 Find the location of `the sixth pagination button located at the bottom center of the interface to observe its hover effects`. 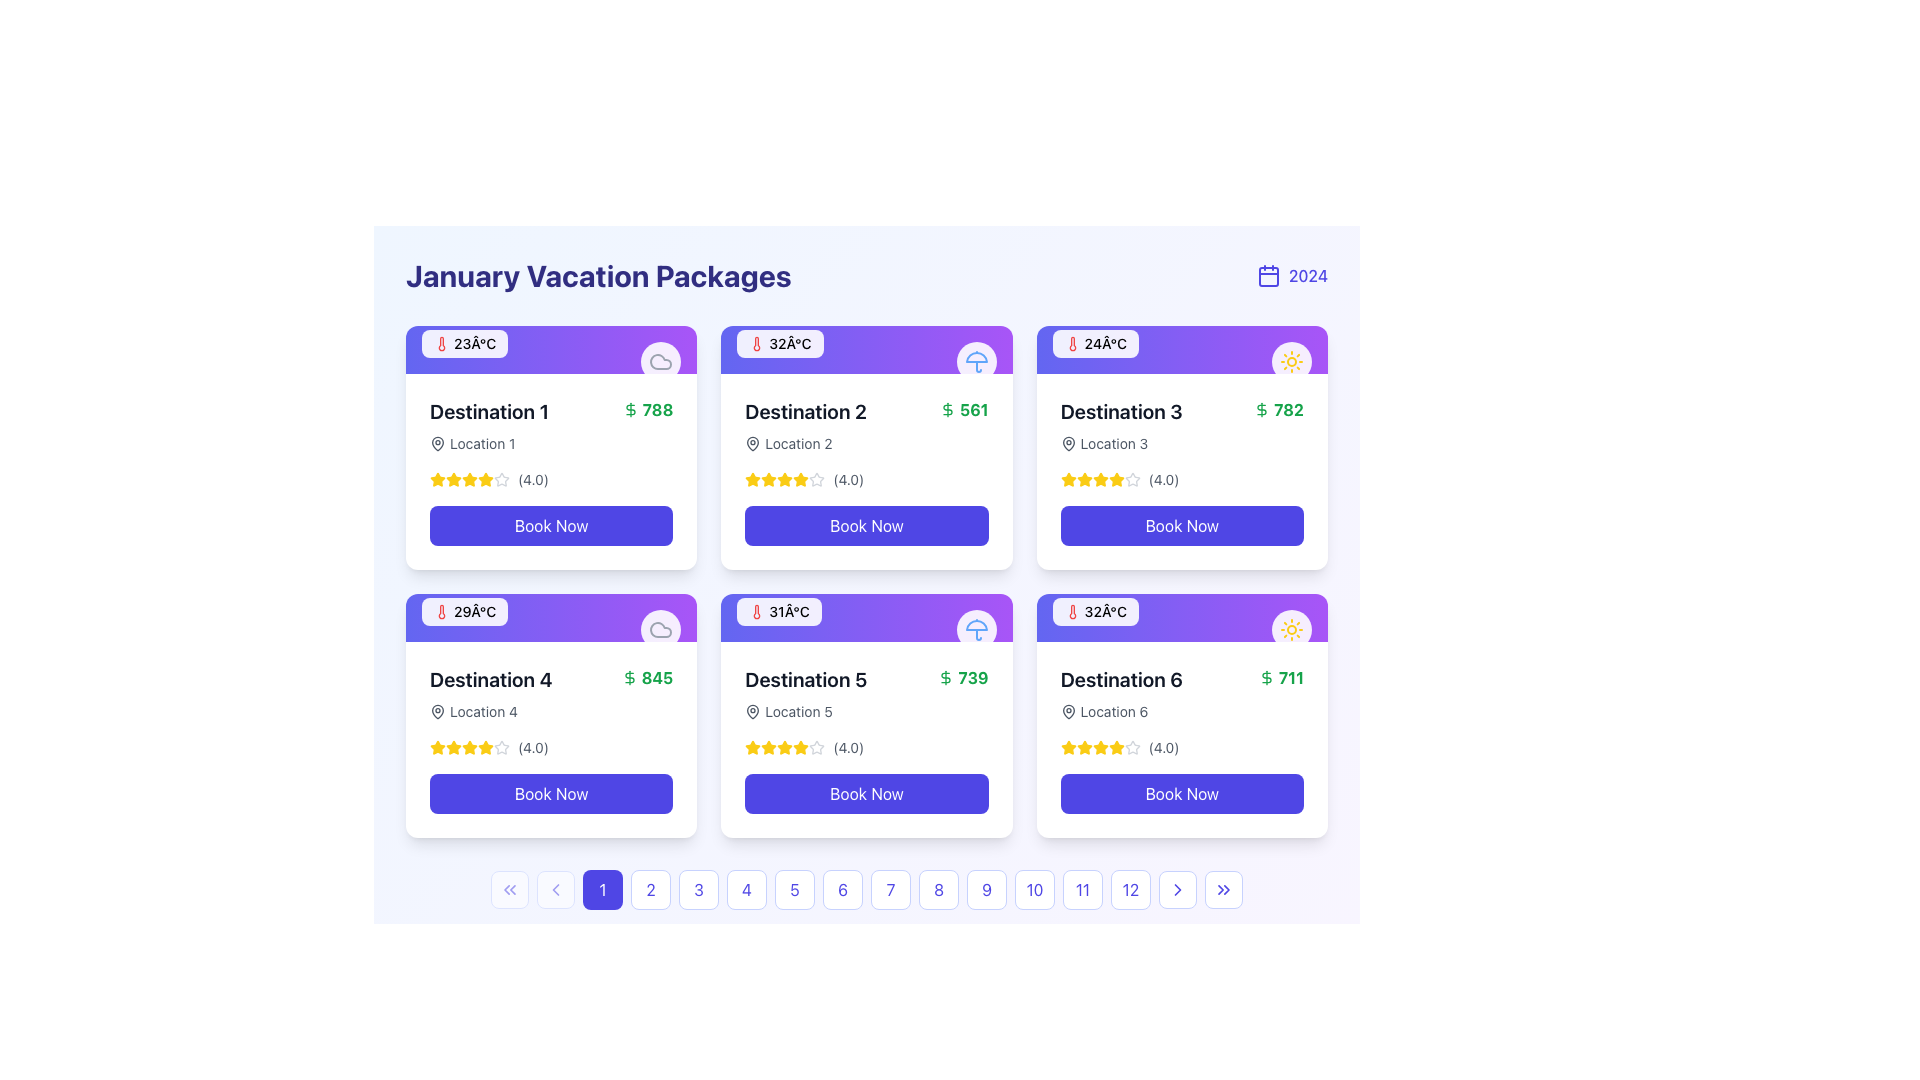

the sixth pagination button located at the bottom center of the interface to observe its hover effects is located at coordinates (843, 889).